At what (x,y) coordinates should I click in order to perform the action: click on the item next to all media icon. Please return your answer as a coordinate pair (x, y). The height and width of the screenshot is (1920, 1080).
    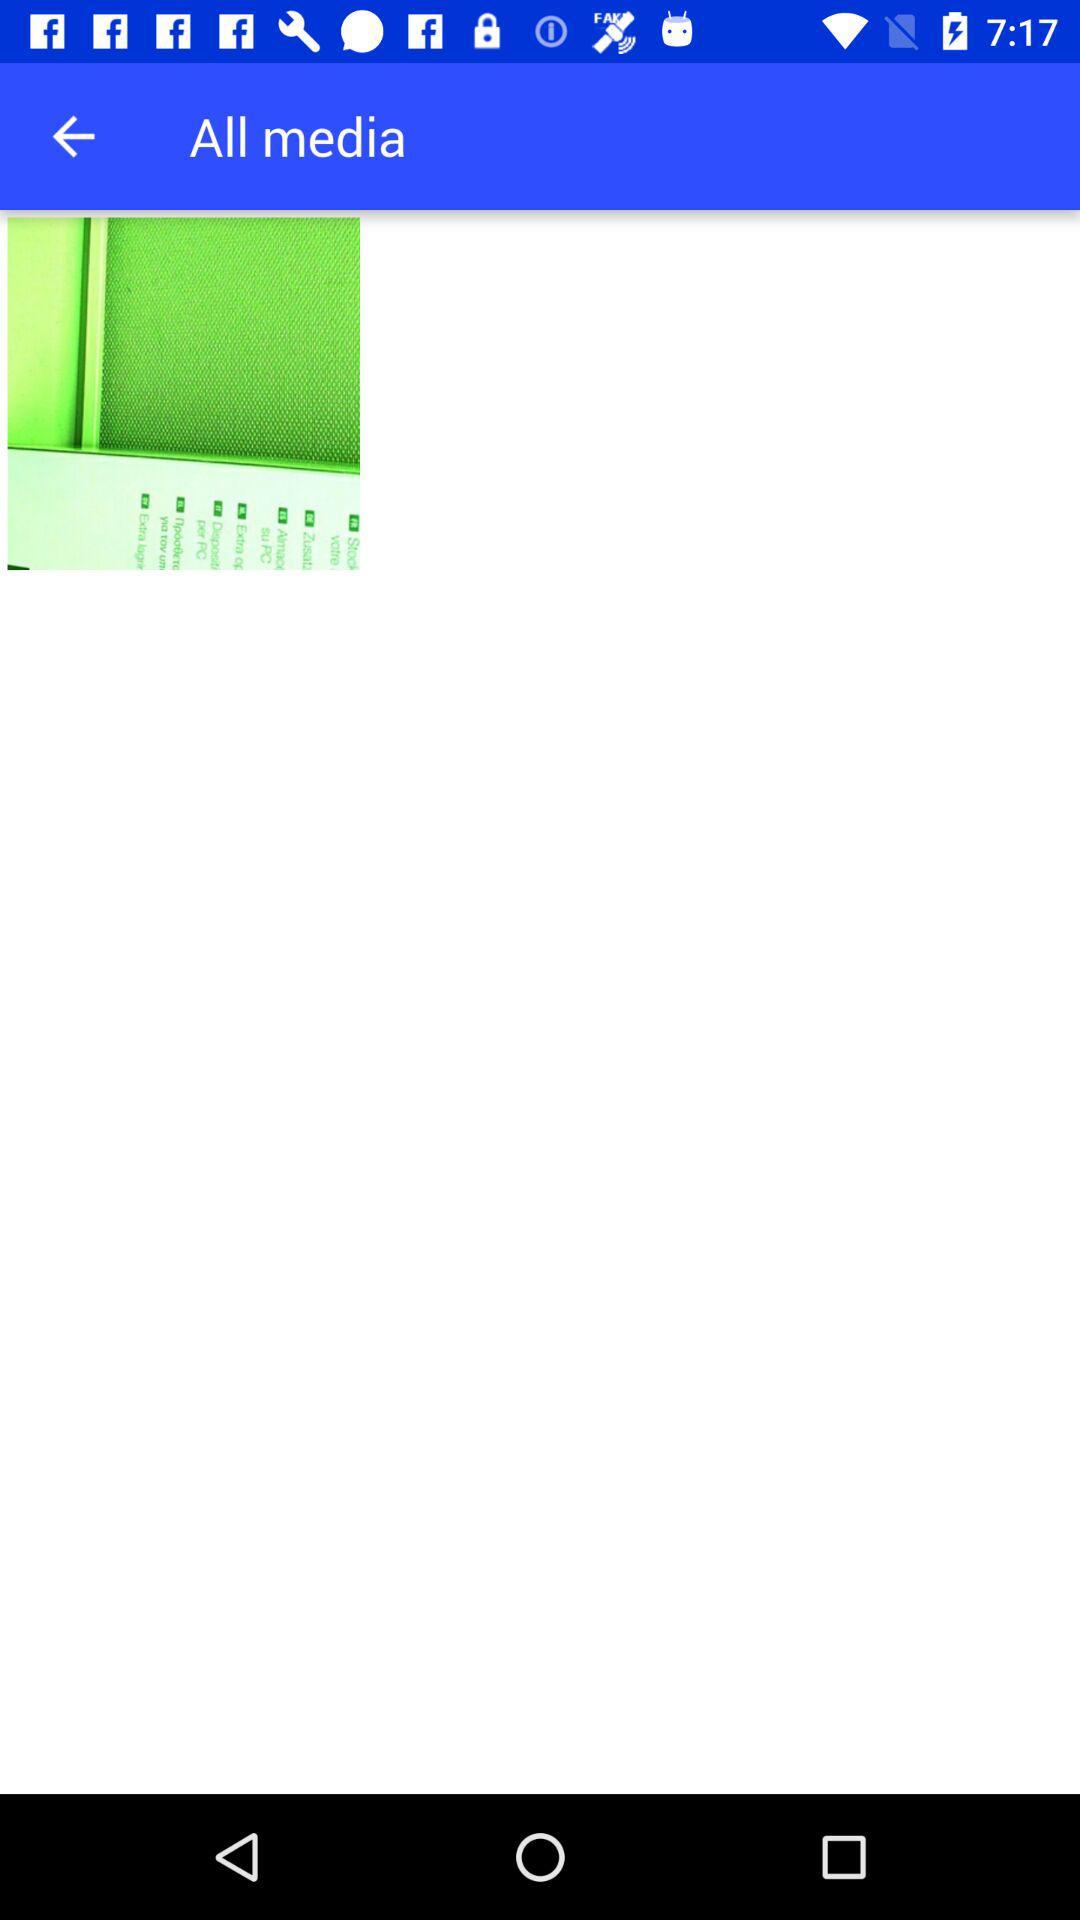
    Looking at the image, I should click on (72, 135).